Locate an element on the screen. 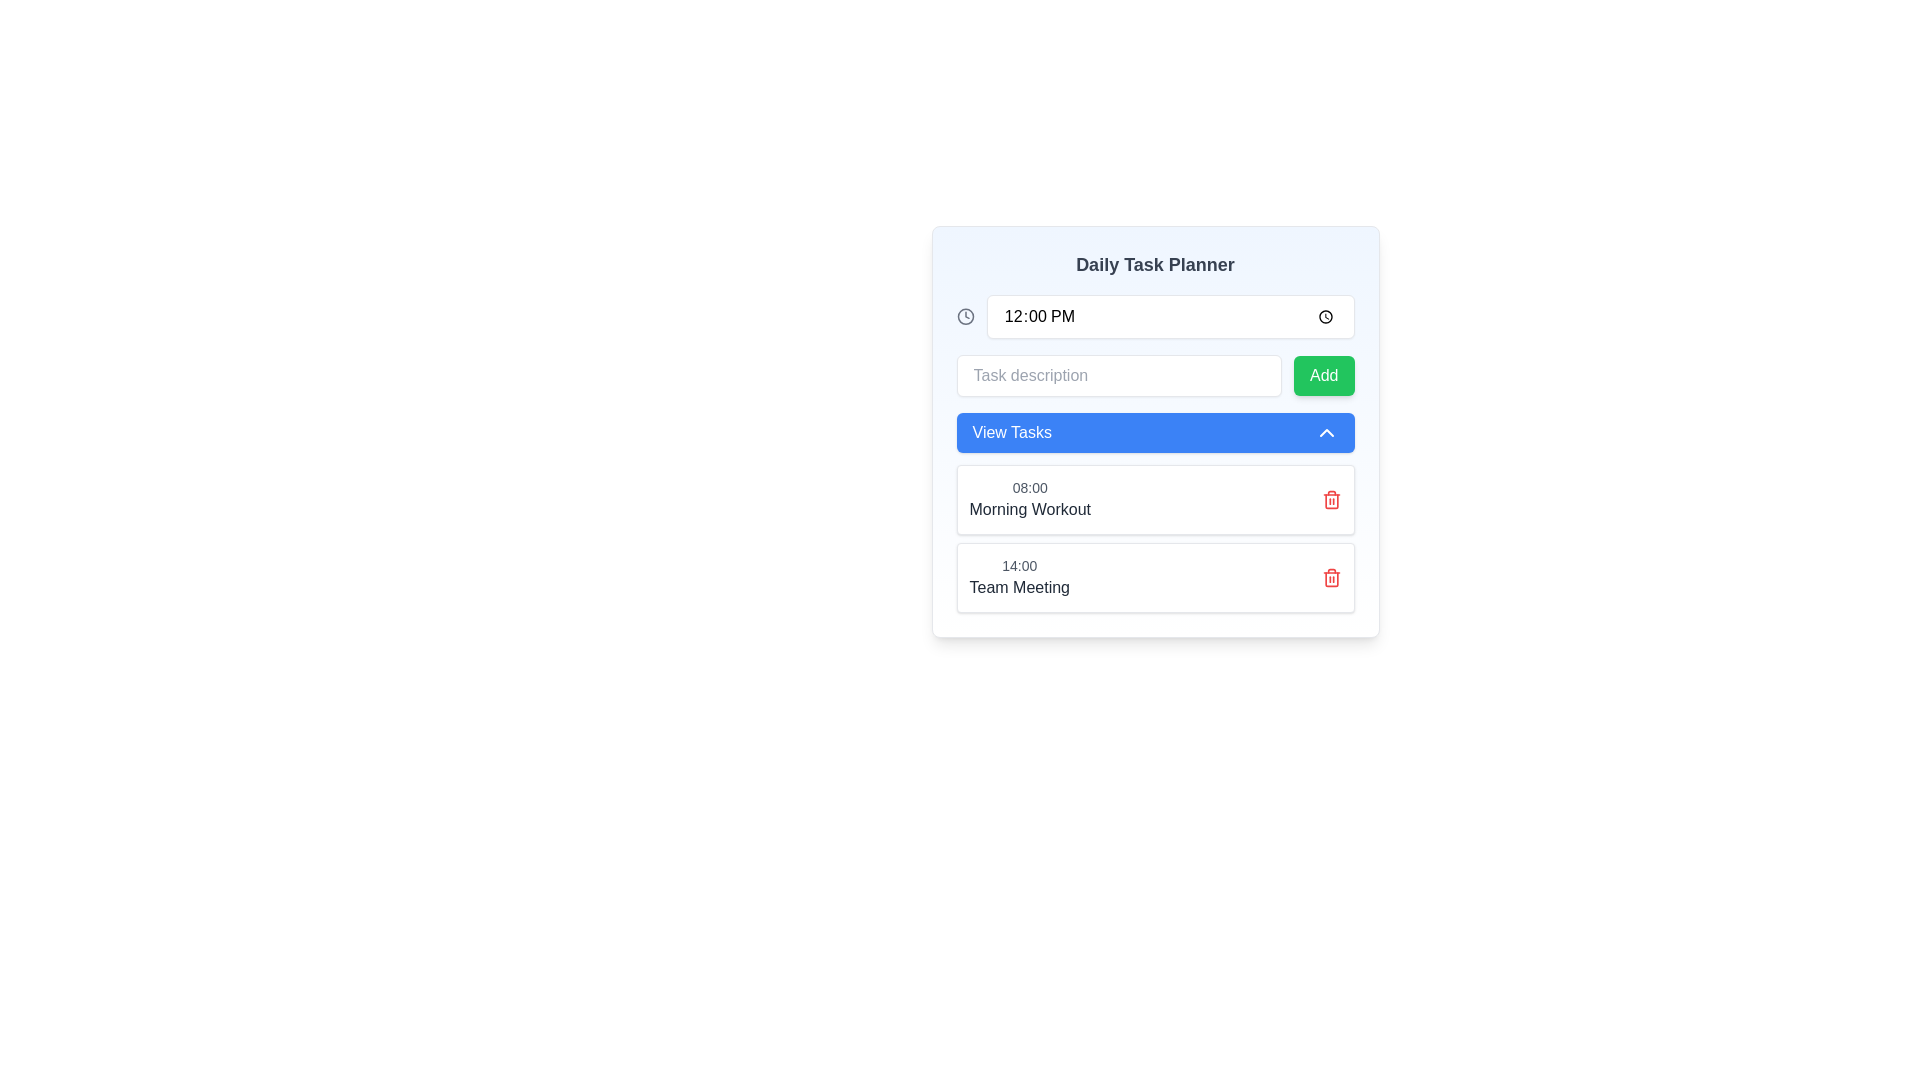 This screenshot has width=1920, height=1080. the text label displaying the time '14:00' in a small, gray-colored font located within the task card titled 'Team Meeting' is located at coordinates (1019, 566).